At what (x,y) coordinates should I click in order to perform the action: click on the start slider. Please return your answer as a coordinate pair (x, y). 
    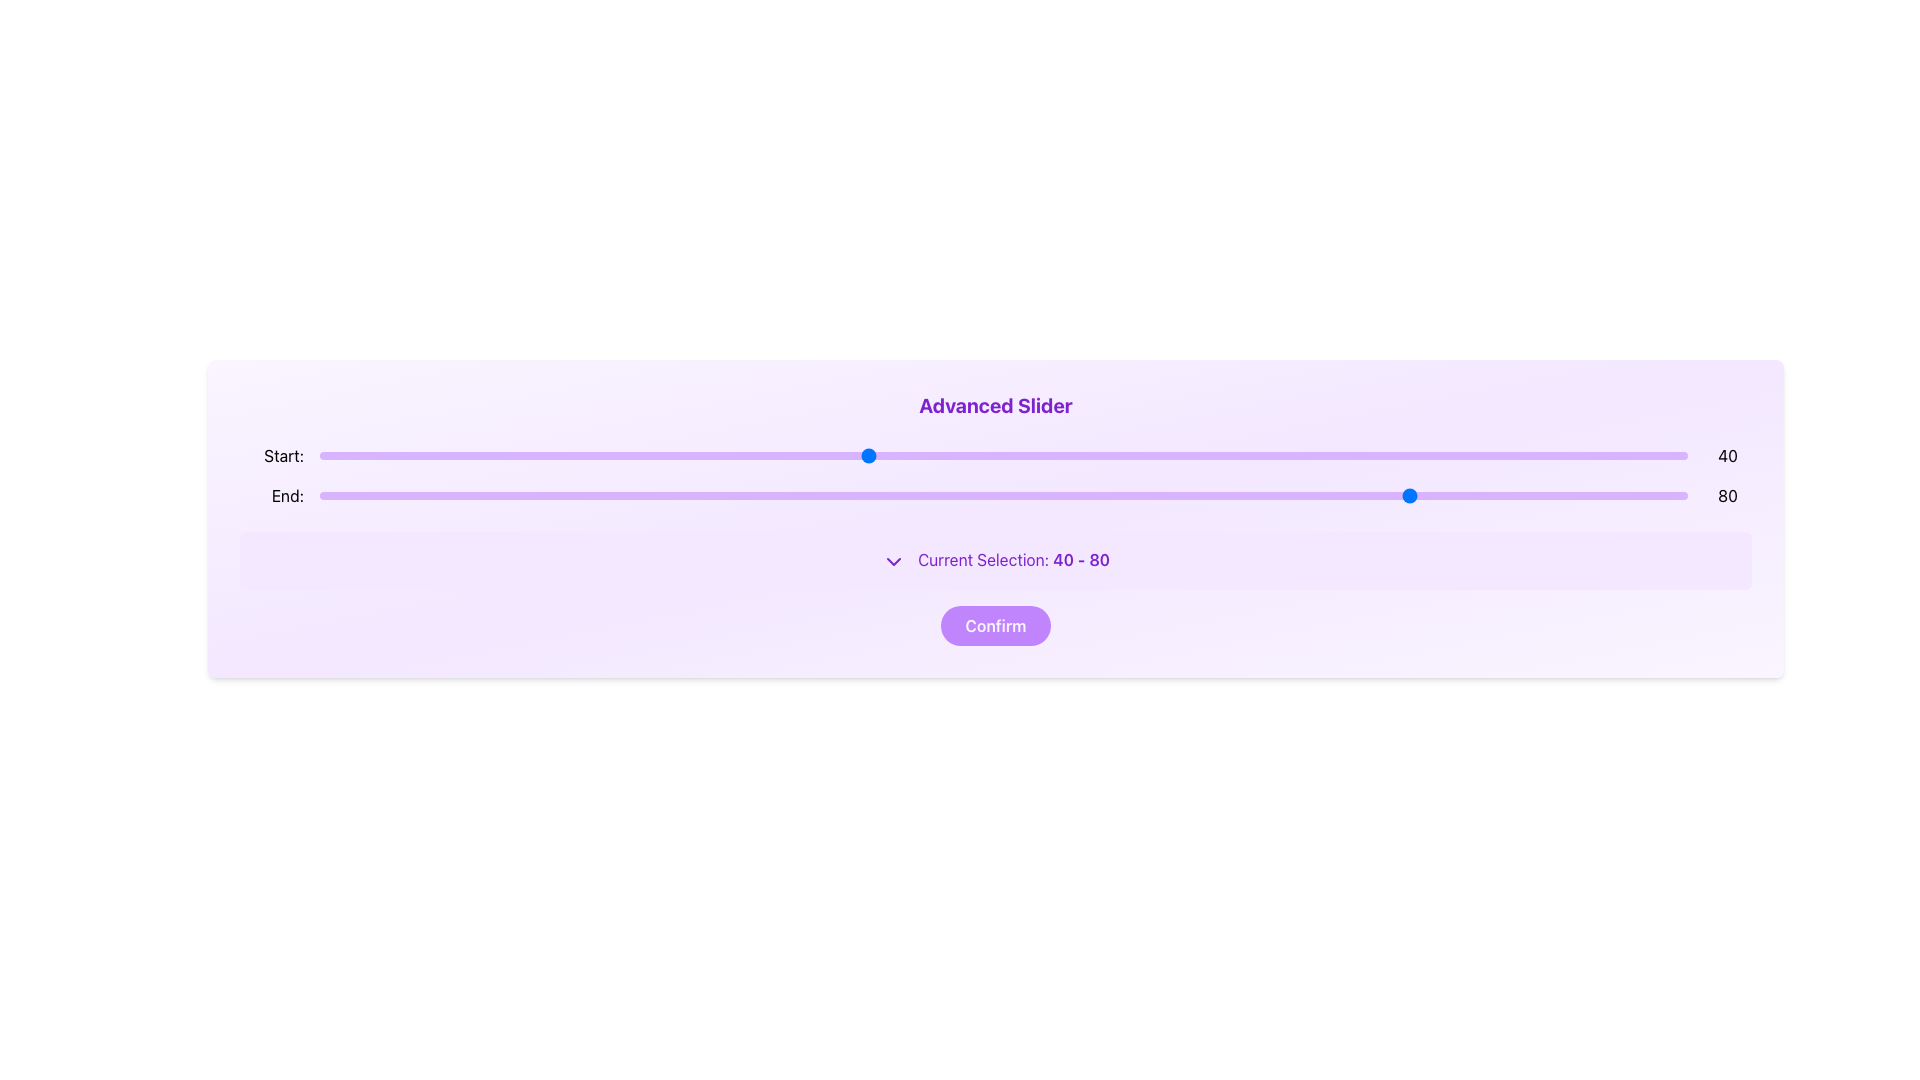
    Looking at the image, I should click on (1291, 455).